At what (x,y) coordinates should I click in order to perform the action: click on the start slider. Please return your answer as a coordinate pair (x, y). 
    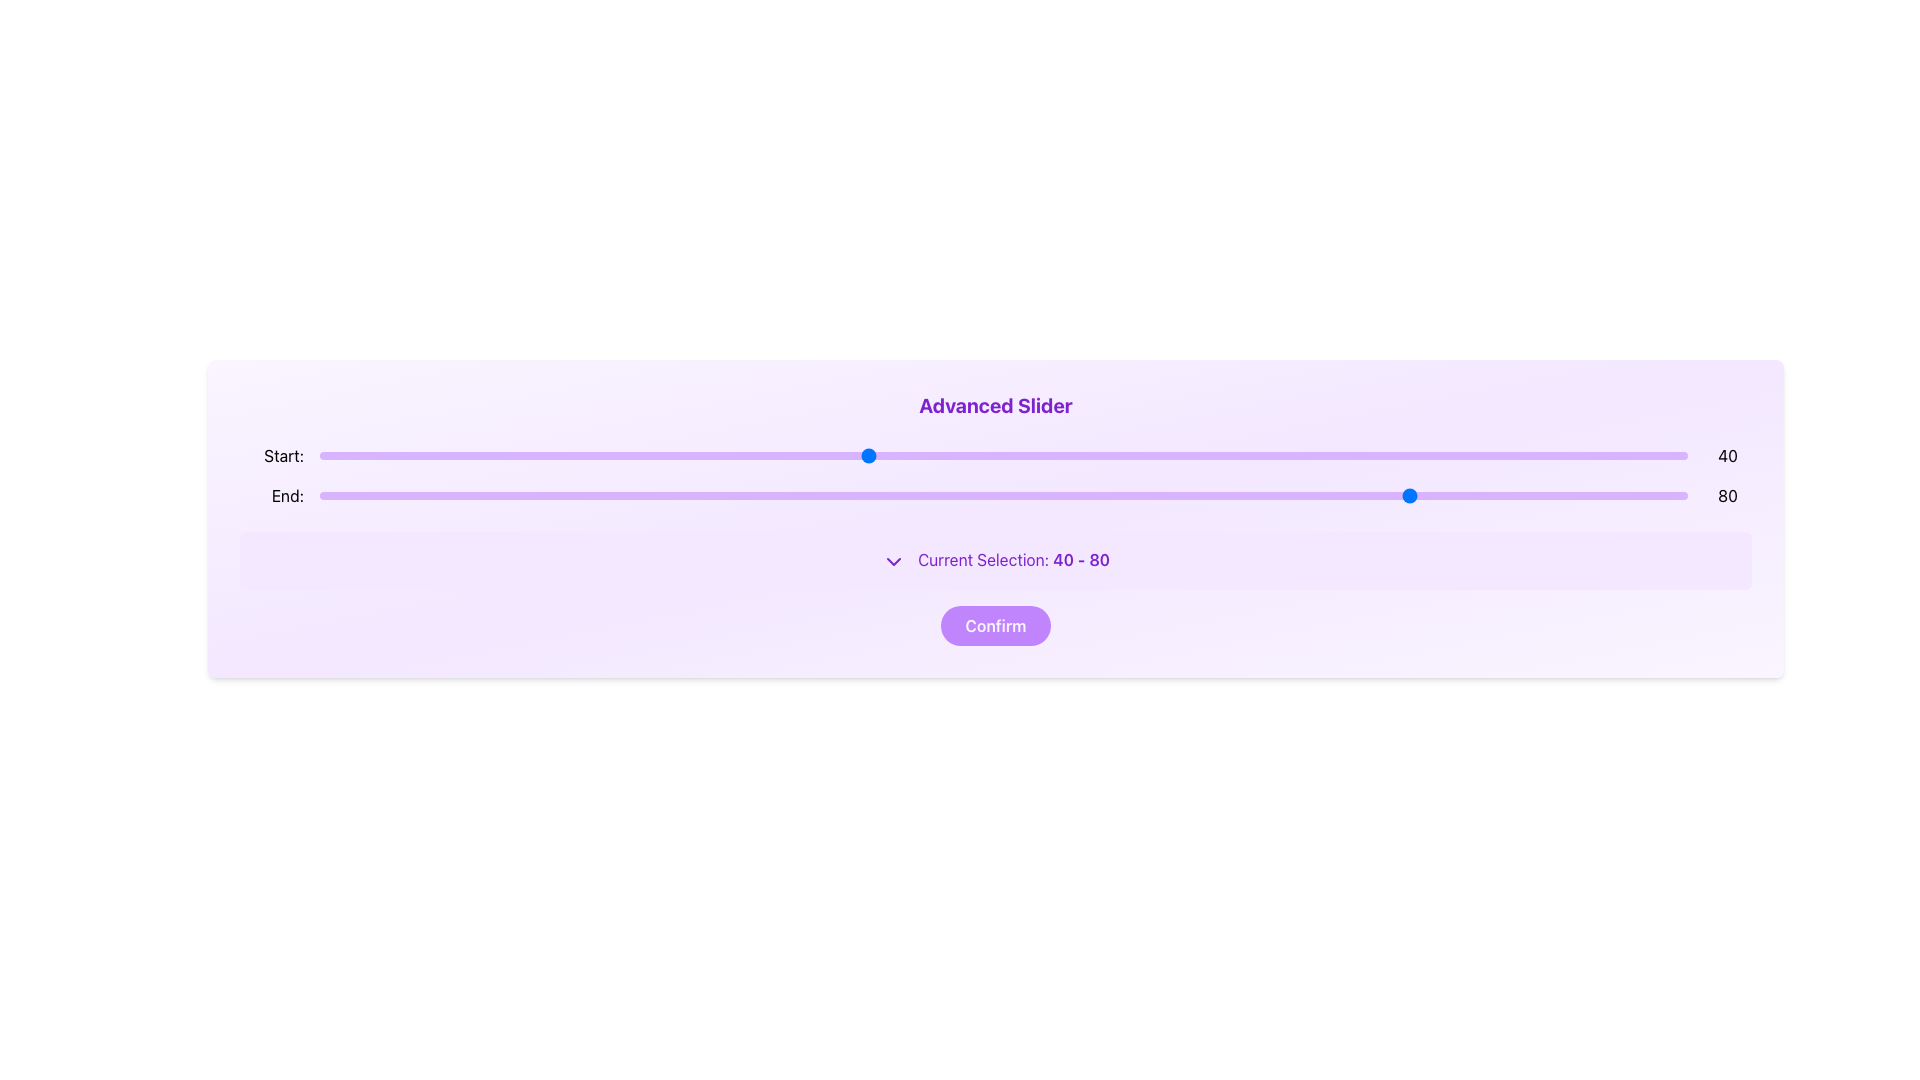
    Looking at the image, I should click on (1291, 455).